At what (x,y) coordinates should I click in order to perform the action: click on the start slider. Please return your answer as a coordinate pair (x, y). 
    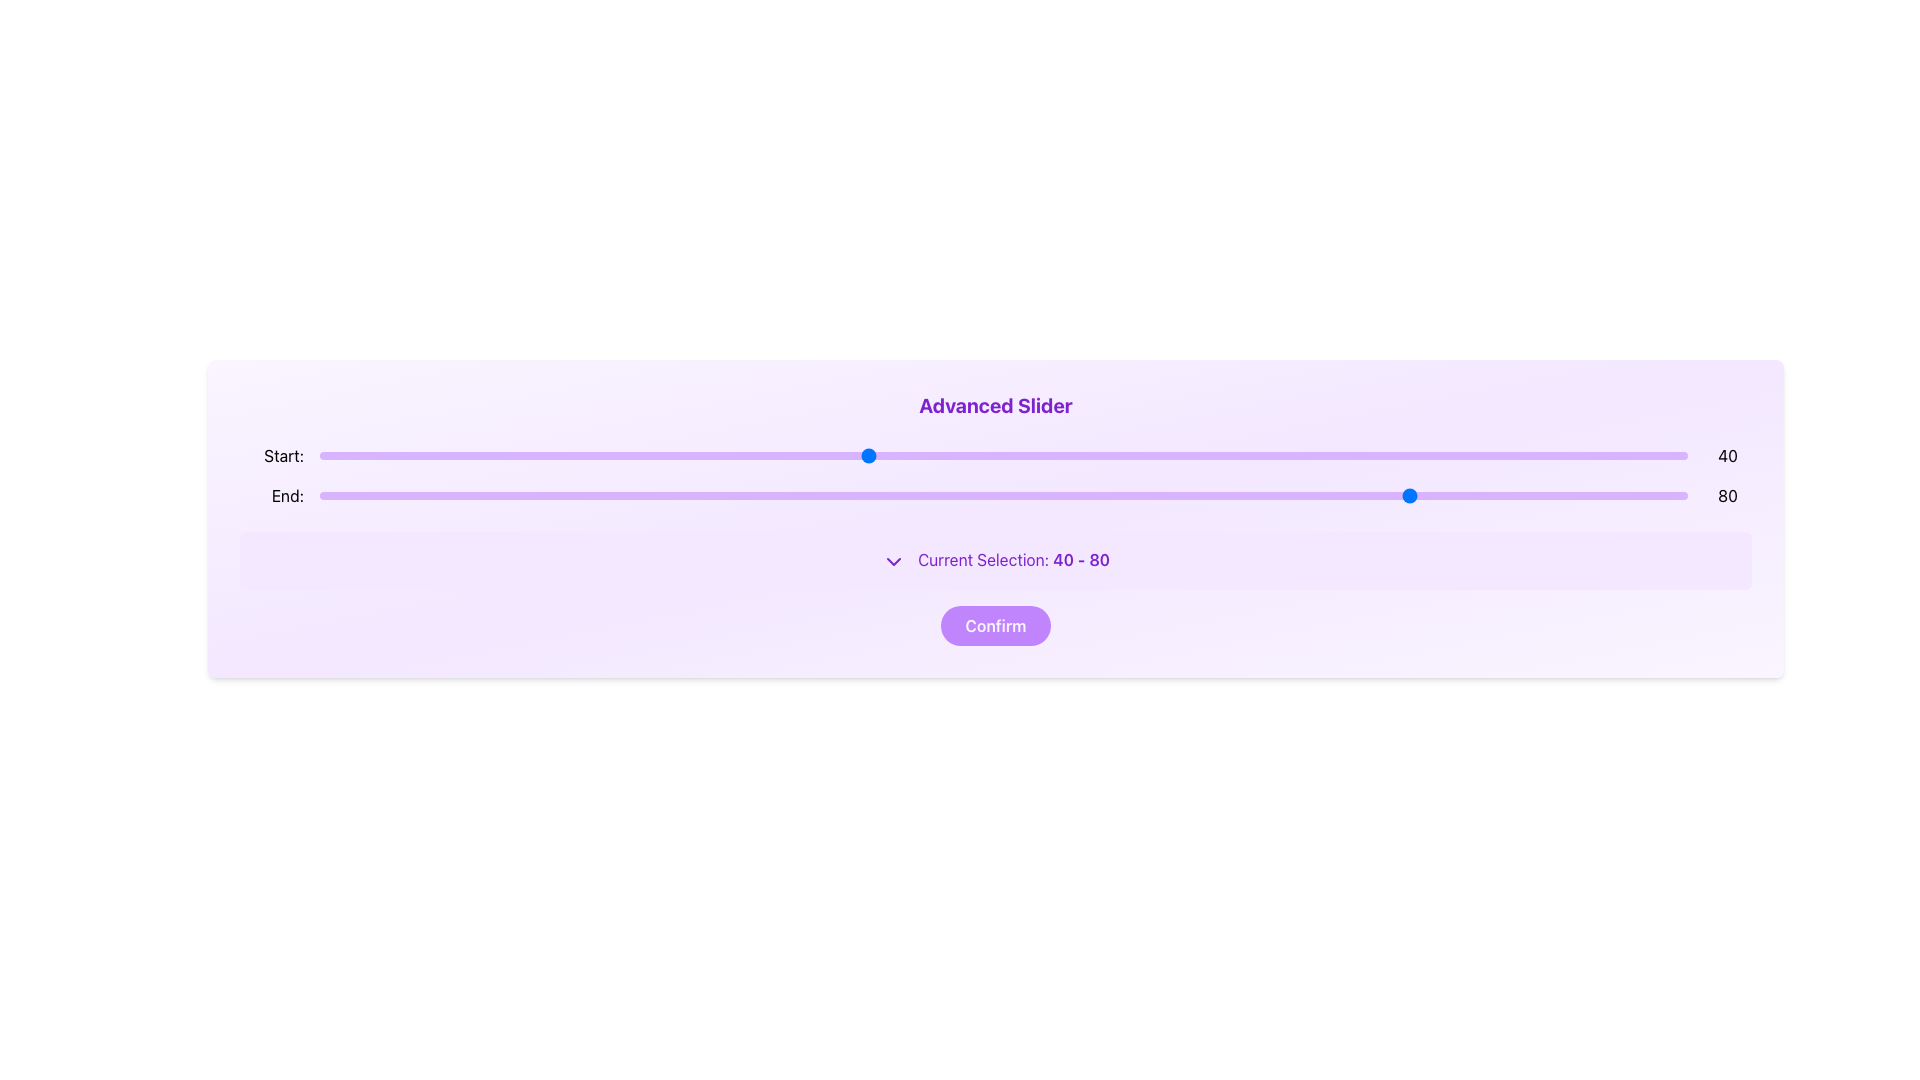
    Looking at the image, I should click on (1291, 455).